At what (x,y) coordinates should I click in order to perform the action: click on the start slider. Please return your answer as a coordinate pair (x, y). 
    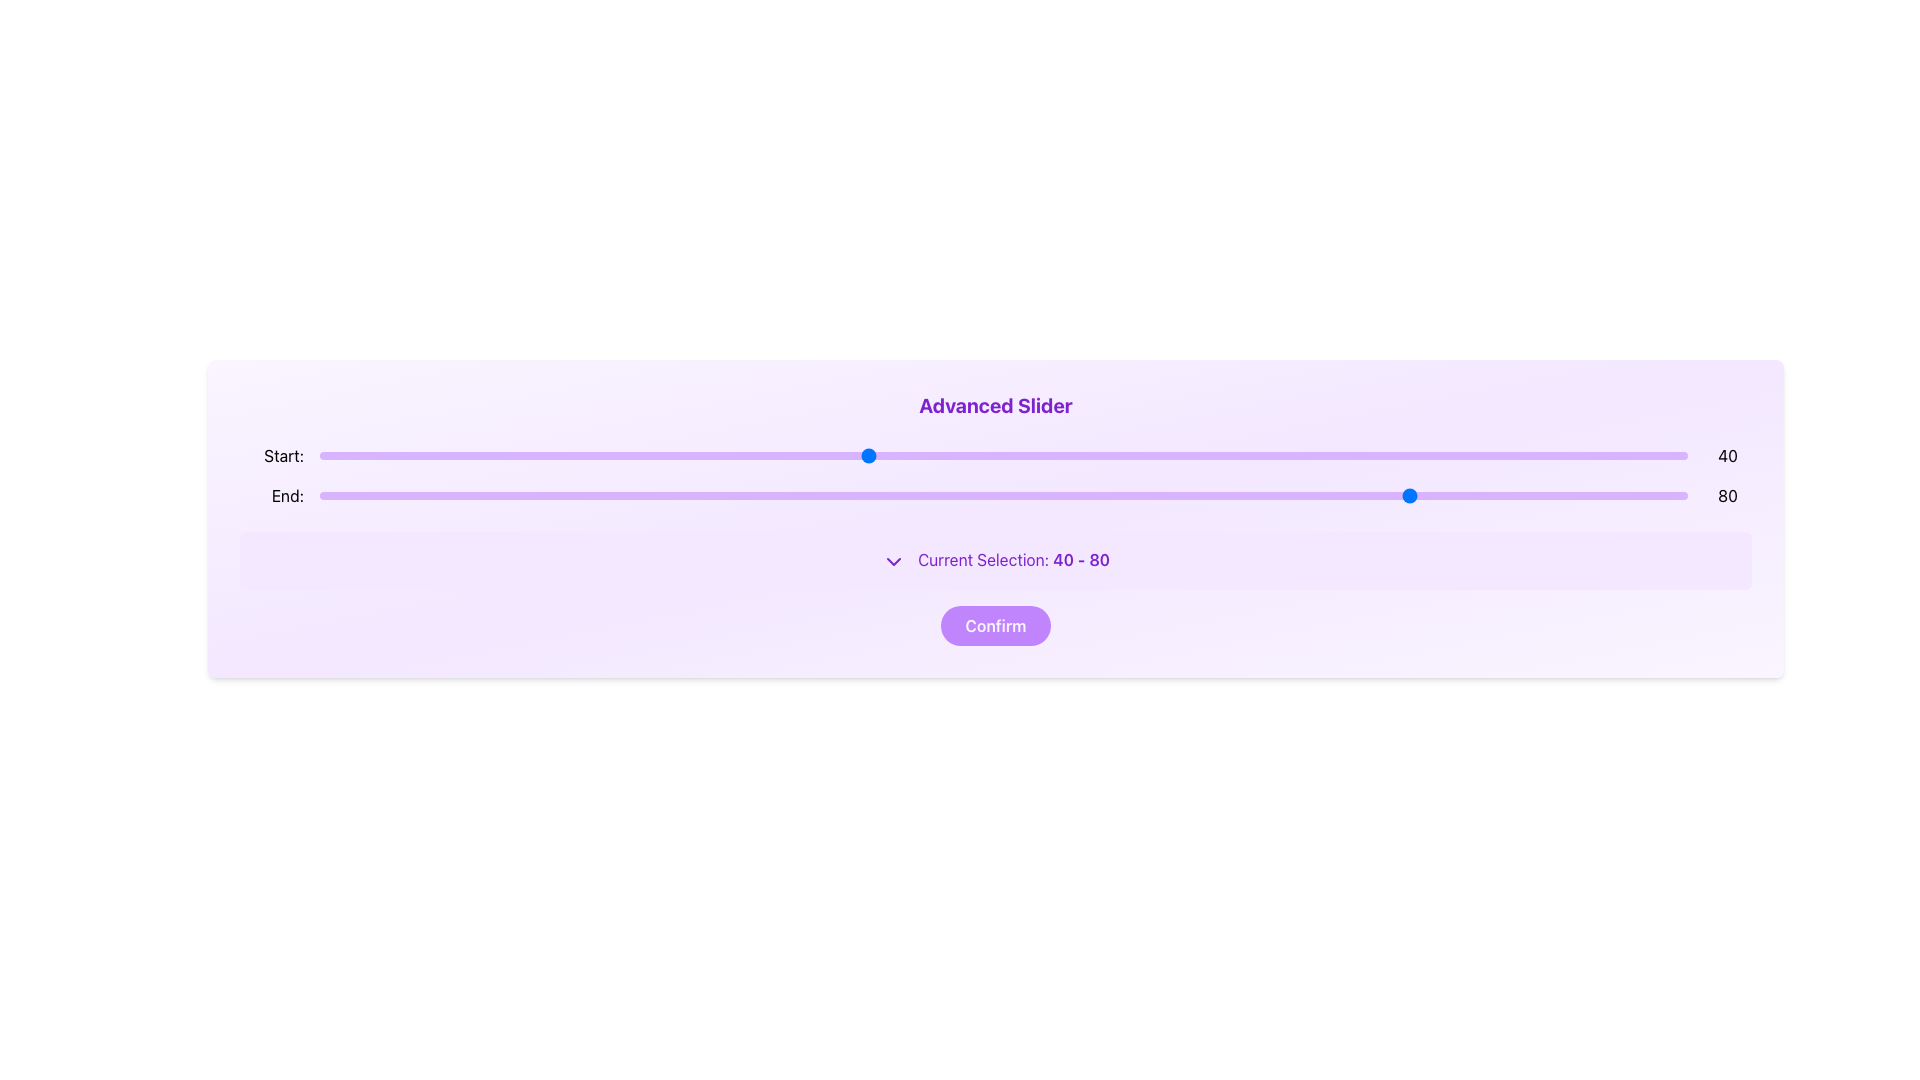
    Looking at the image, I should click on (1291, 455).